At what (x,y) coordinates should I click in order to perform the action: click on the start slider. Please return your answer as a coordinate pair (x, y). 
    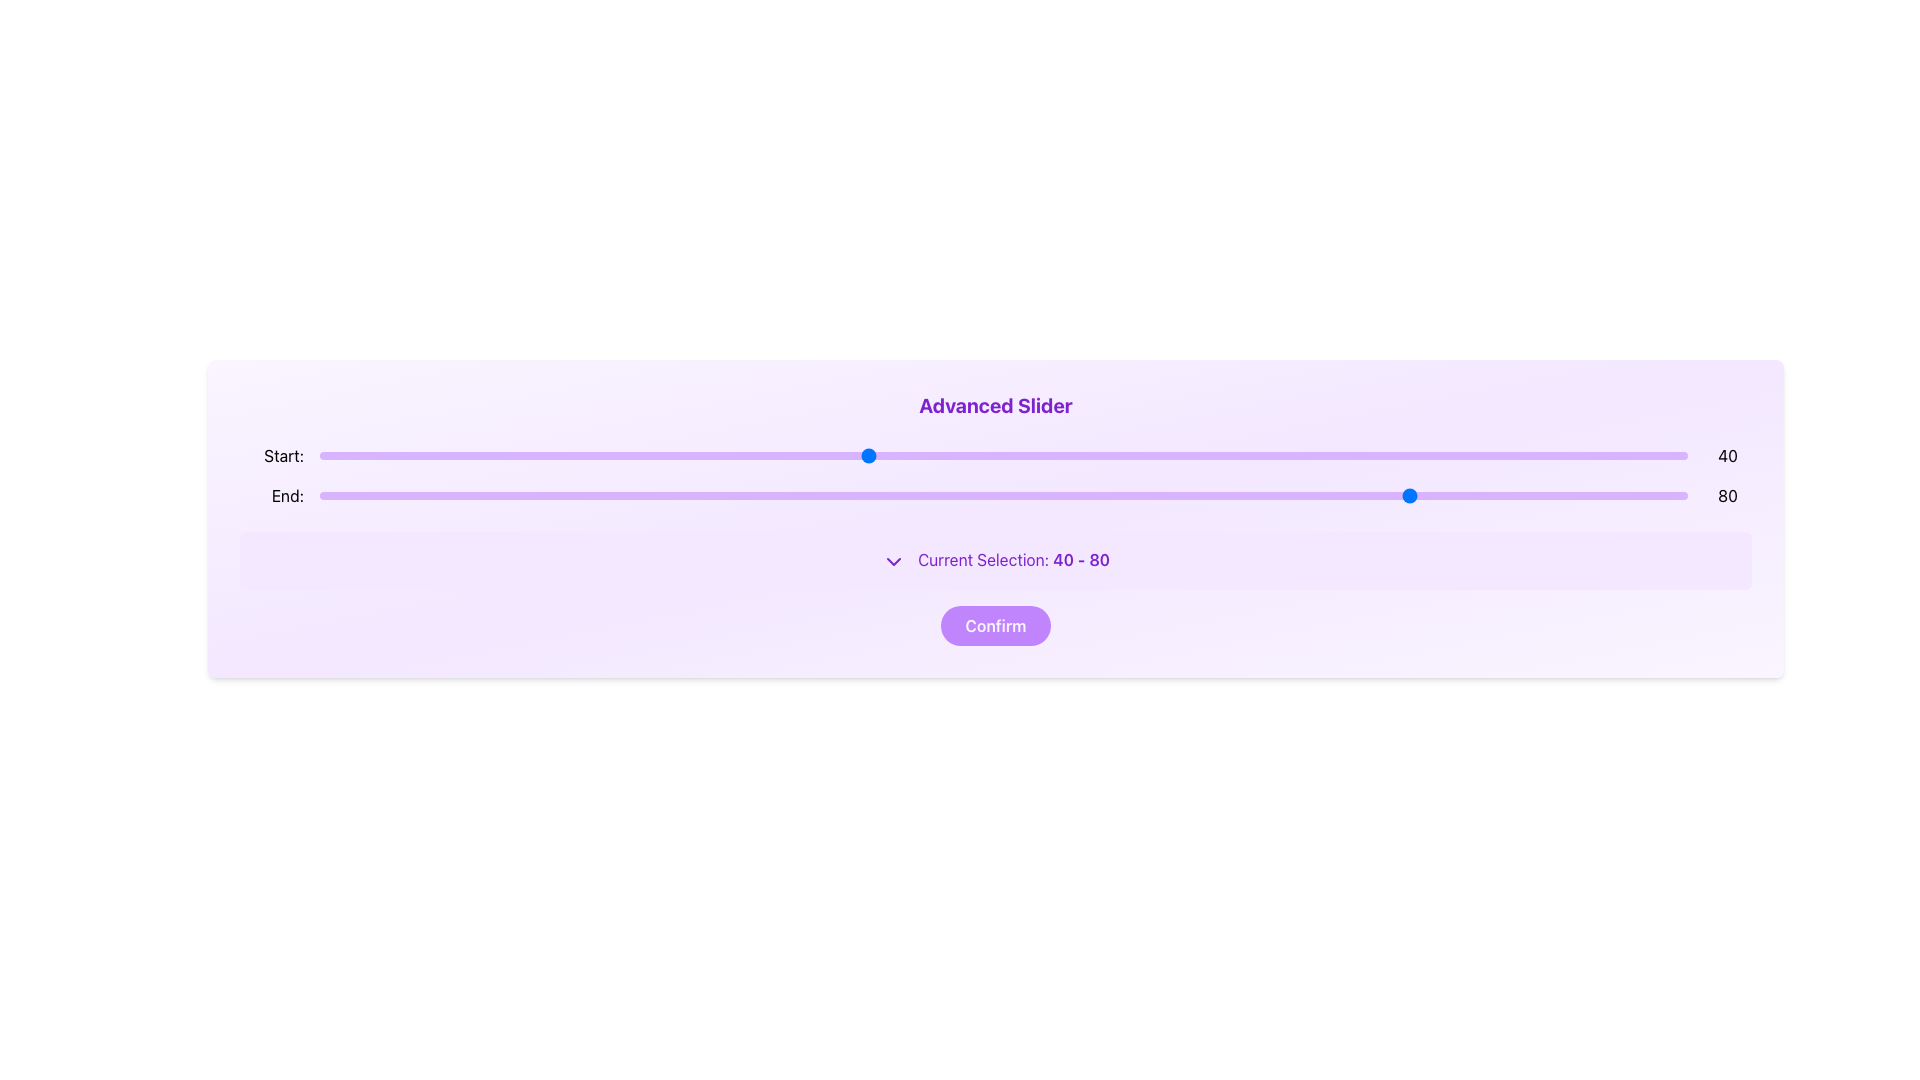
    Looking at the image, I should click on (1291, 455).